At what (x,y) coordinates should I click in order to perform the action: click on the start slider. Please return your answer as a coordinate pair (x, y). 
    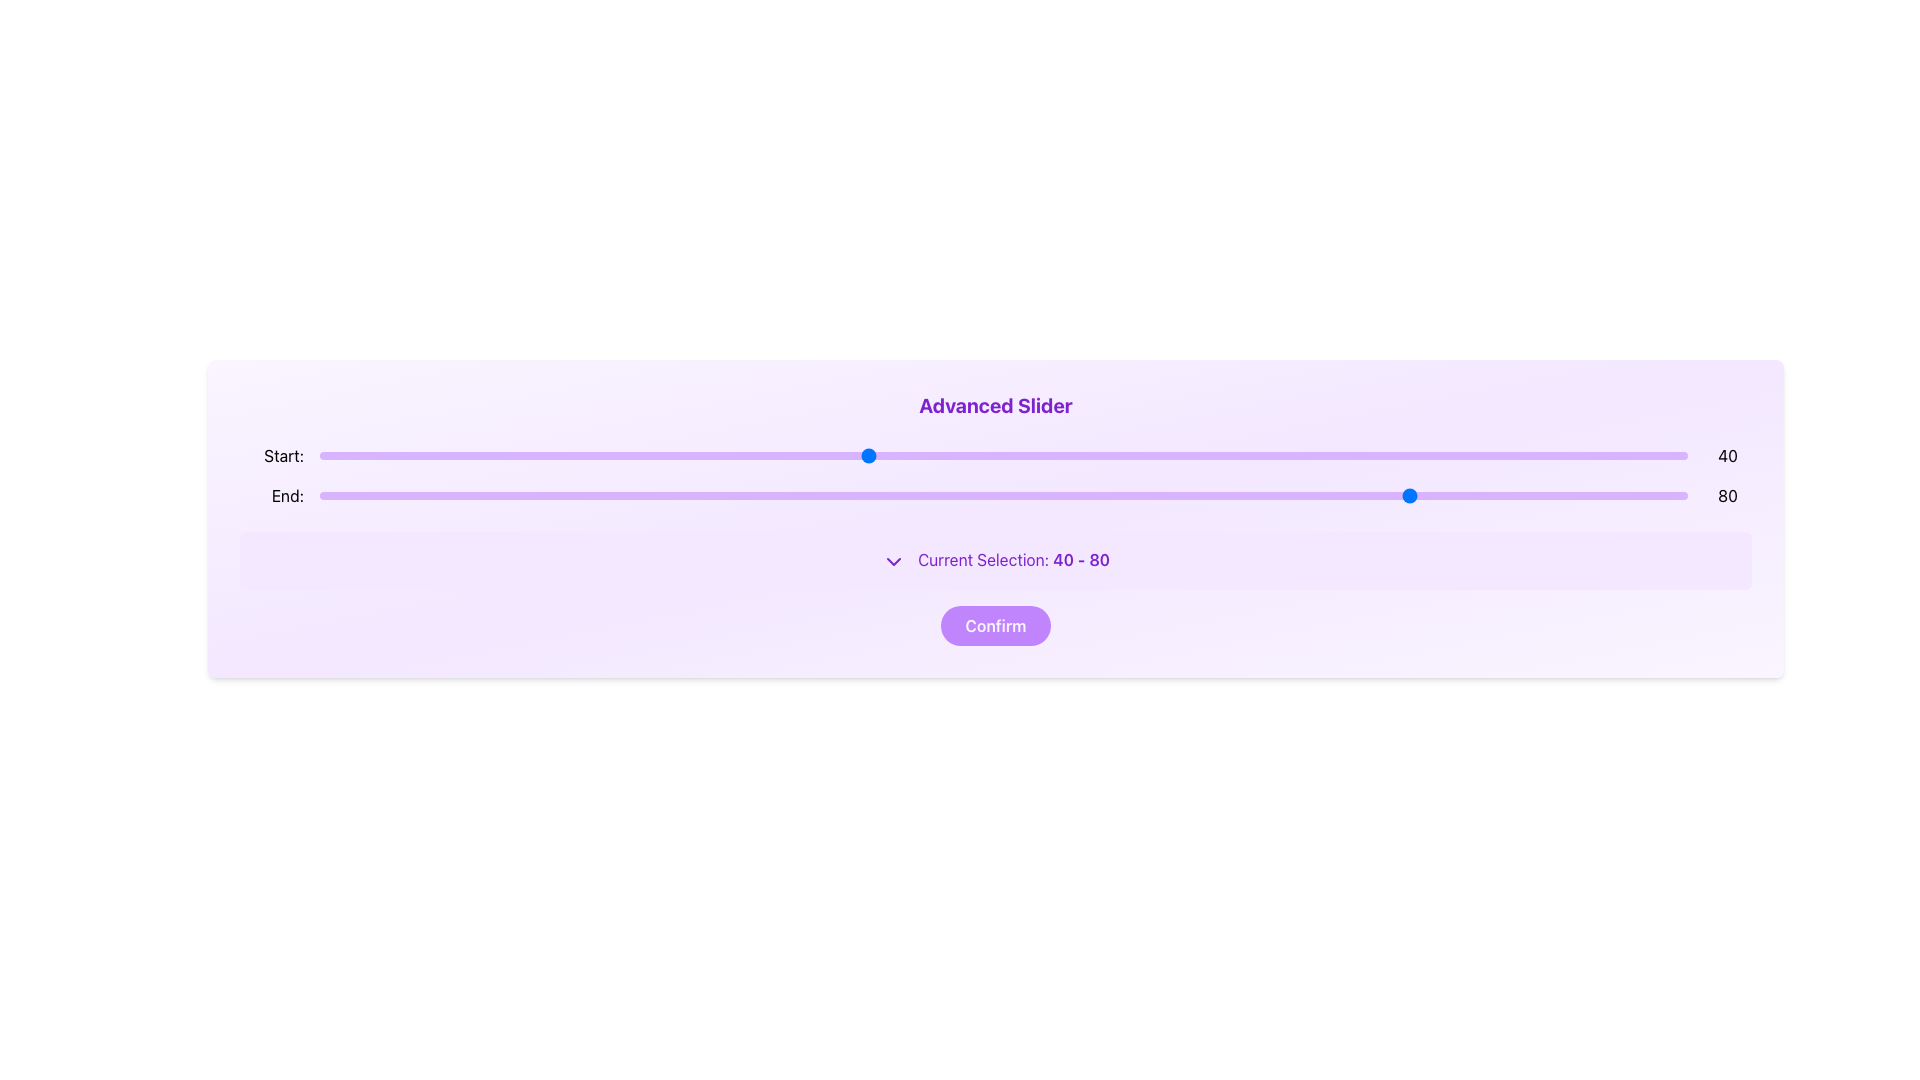
    Looking at the image, I should click on (1291, 455).